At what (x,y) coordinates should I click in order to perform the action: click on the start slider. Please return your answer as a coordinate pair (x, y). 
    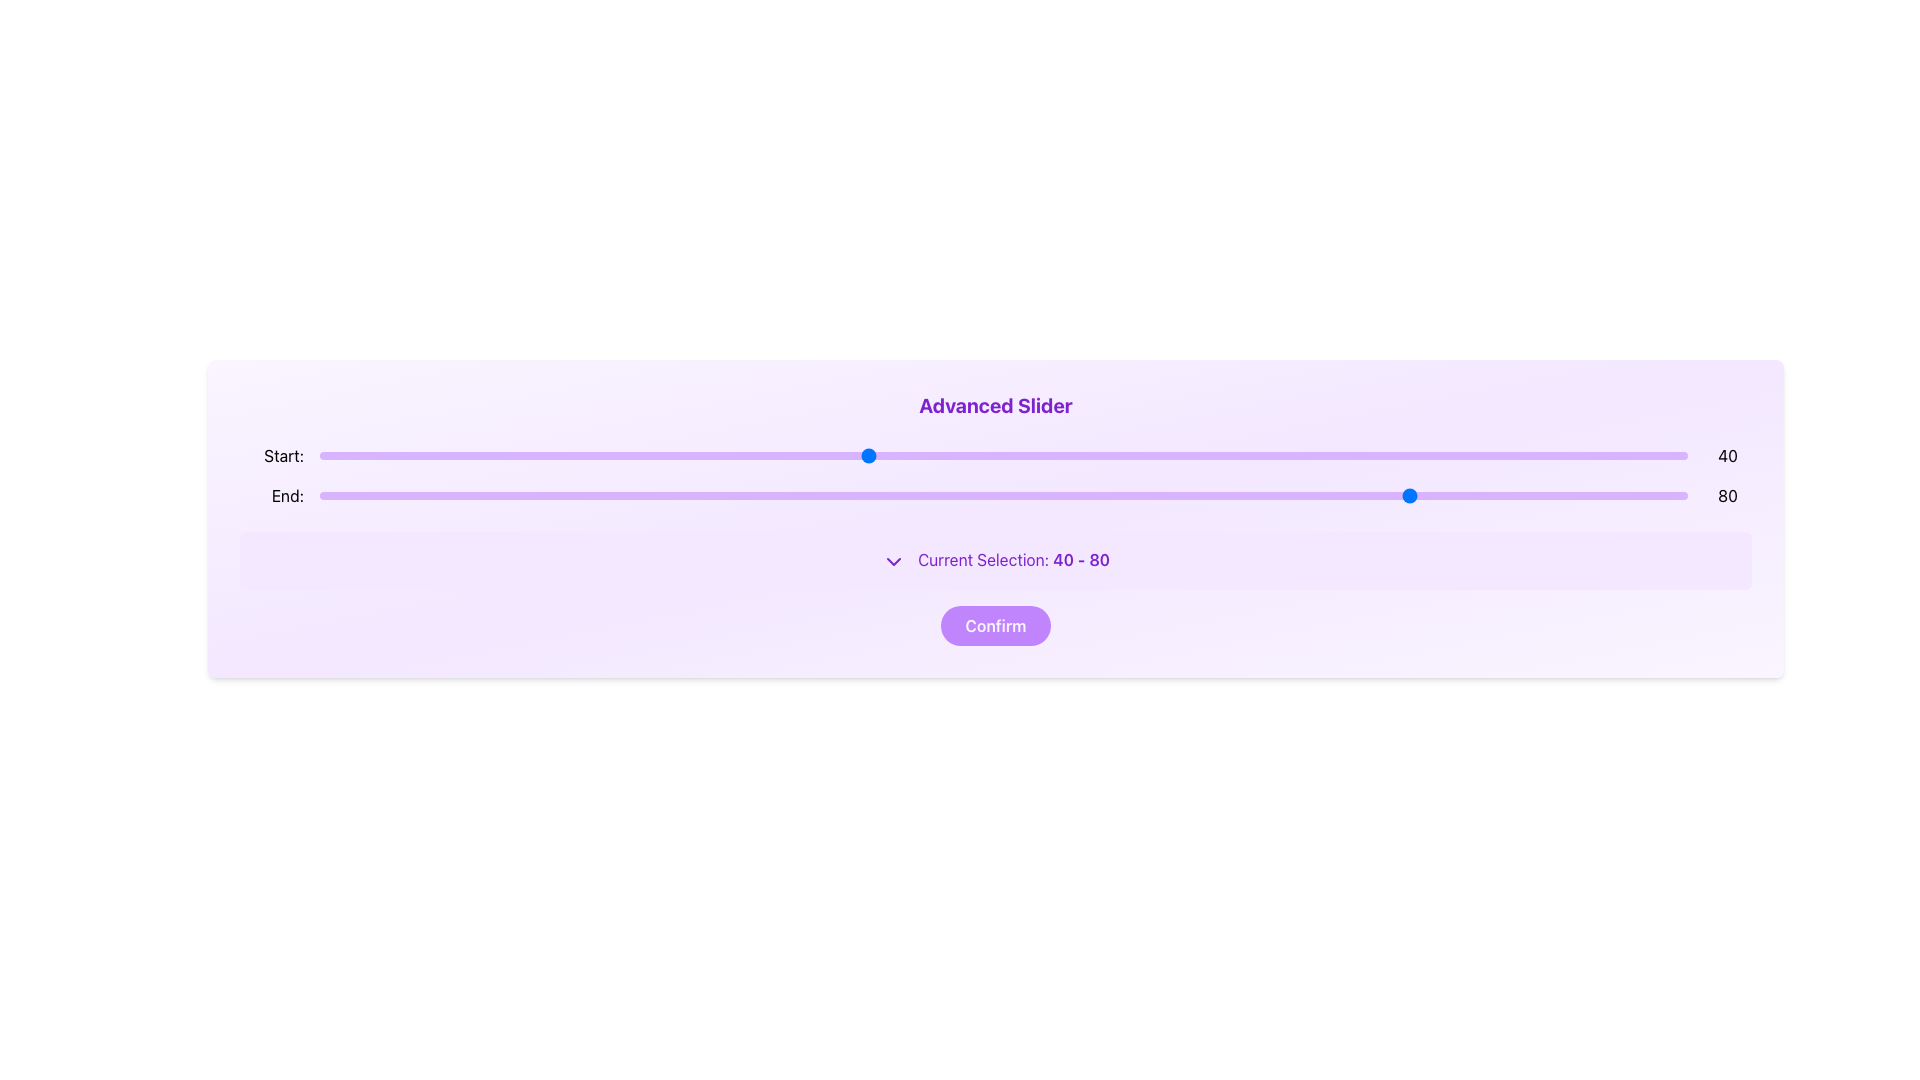
    Looking at the image, I should click on (1291, 455).